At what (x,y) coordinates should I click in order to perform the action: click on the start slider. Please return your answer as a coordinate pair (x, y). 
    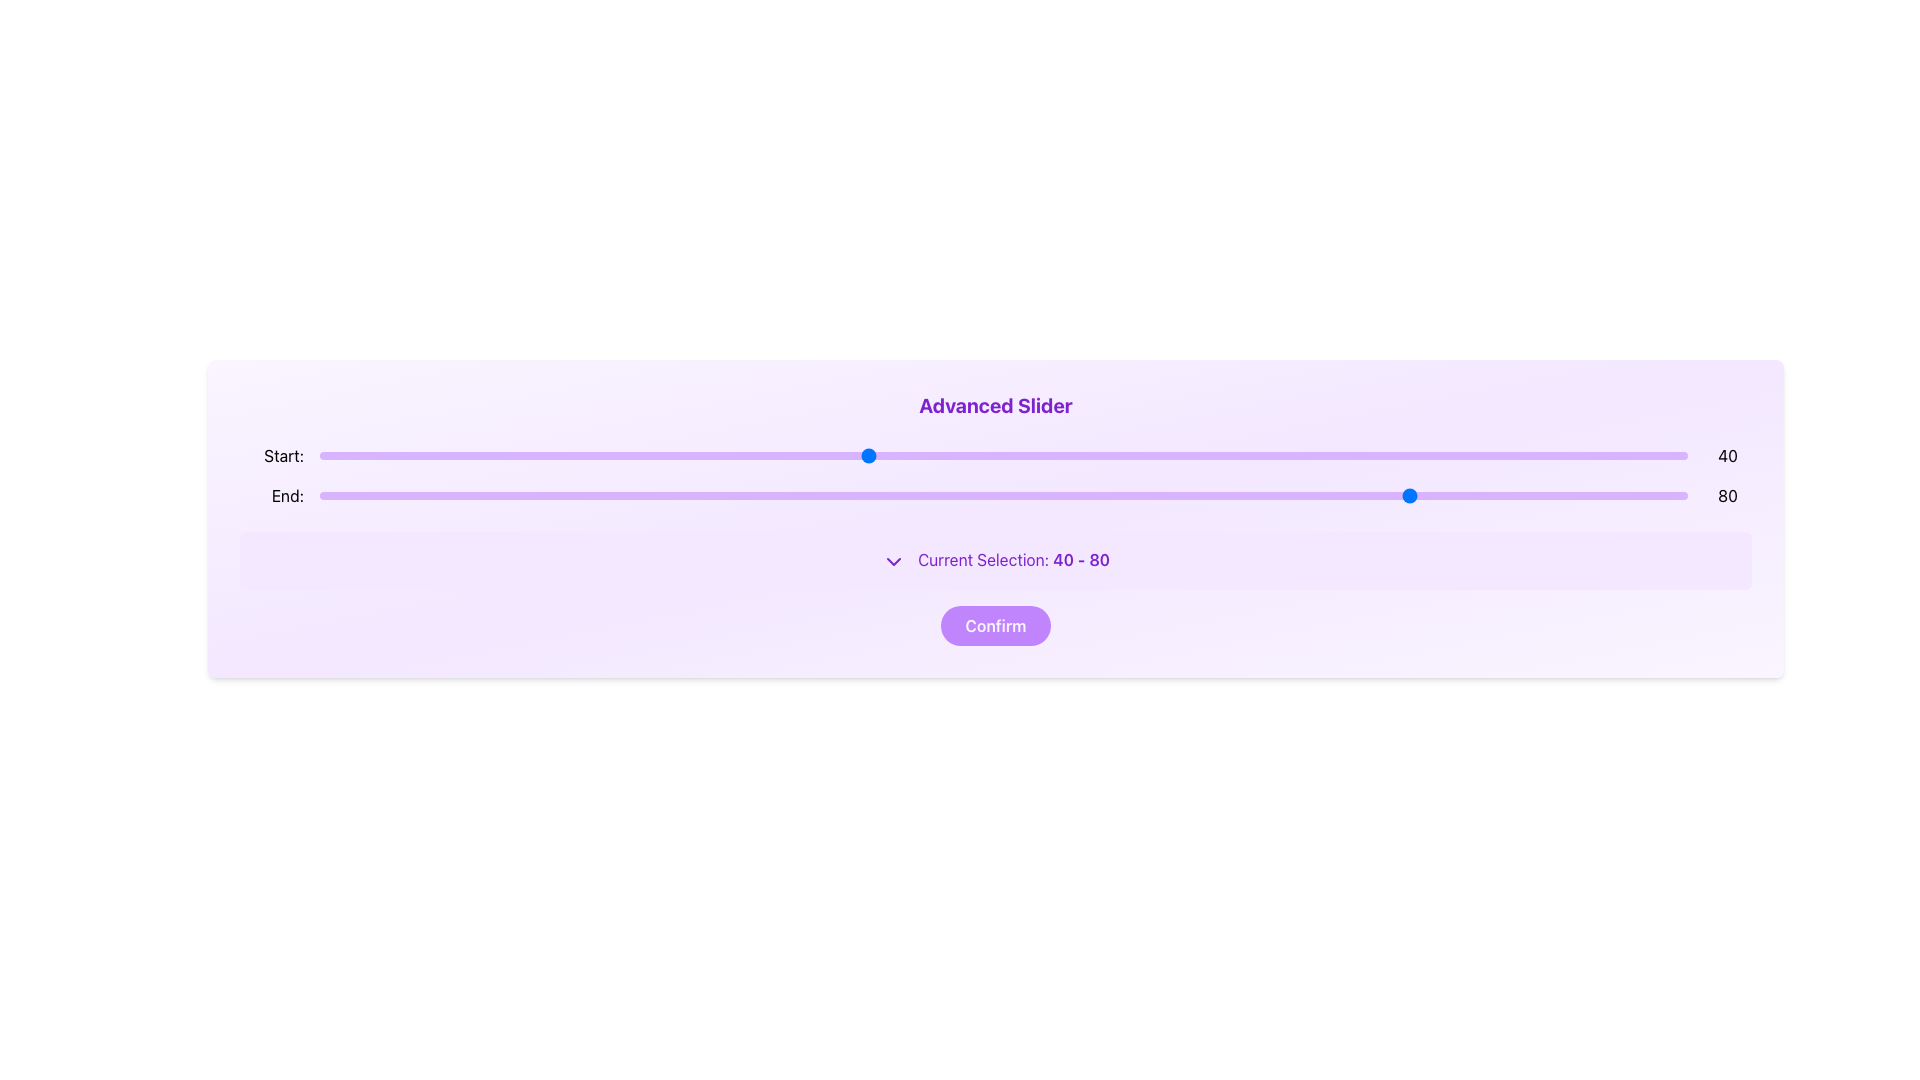
    Looking at the image, I should click on (1291, 455).